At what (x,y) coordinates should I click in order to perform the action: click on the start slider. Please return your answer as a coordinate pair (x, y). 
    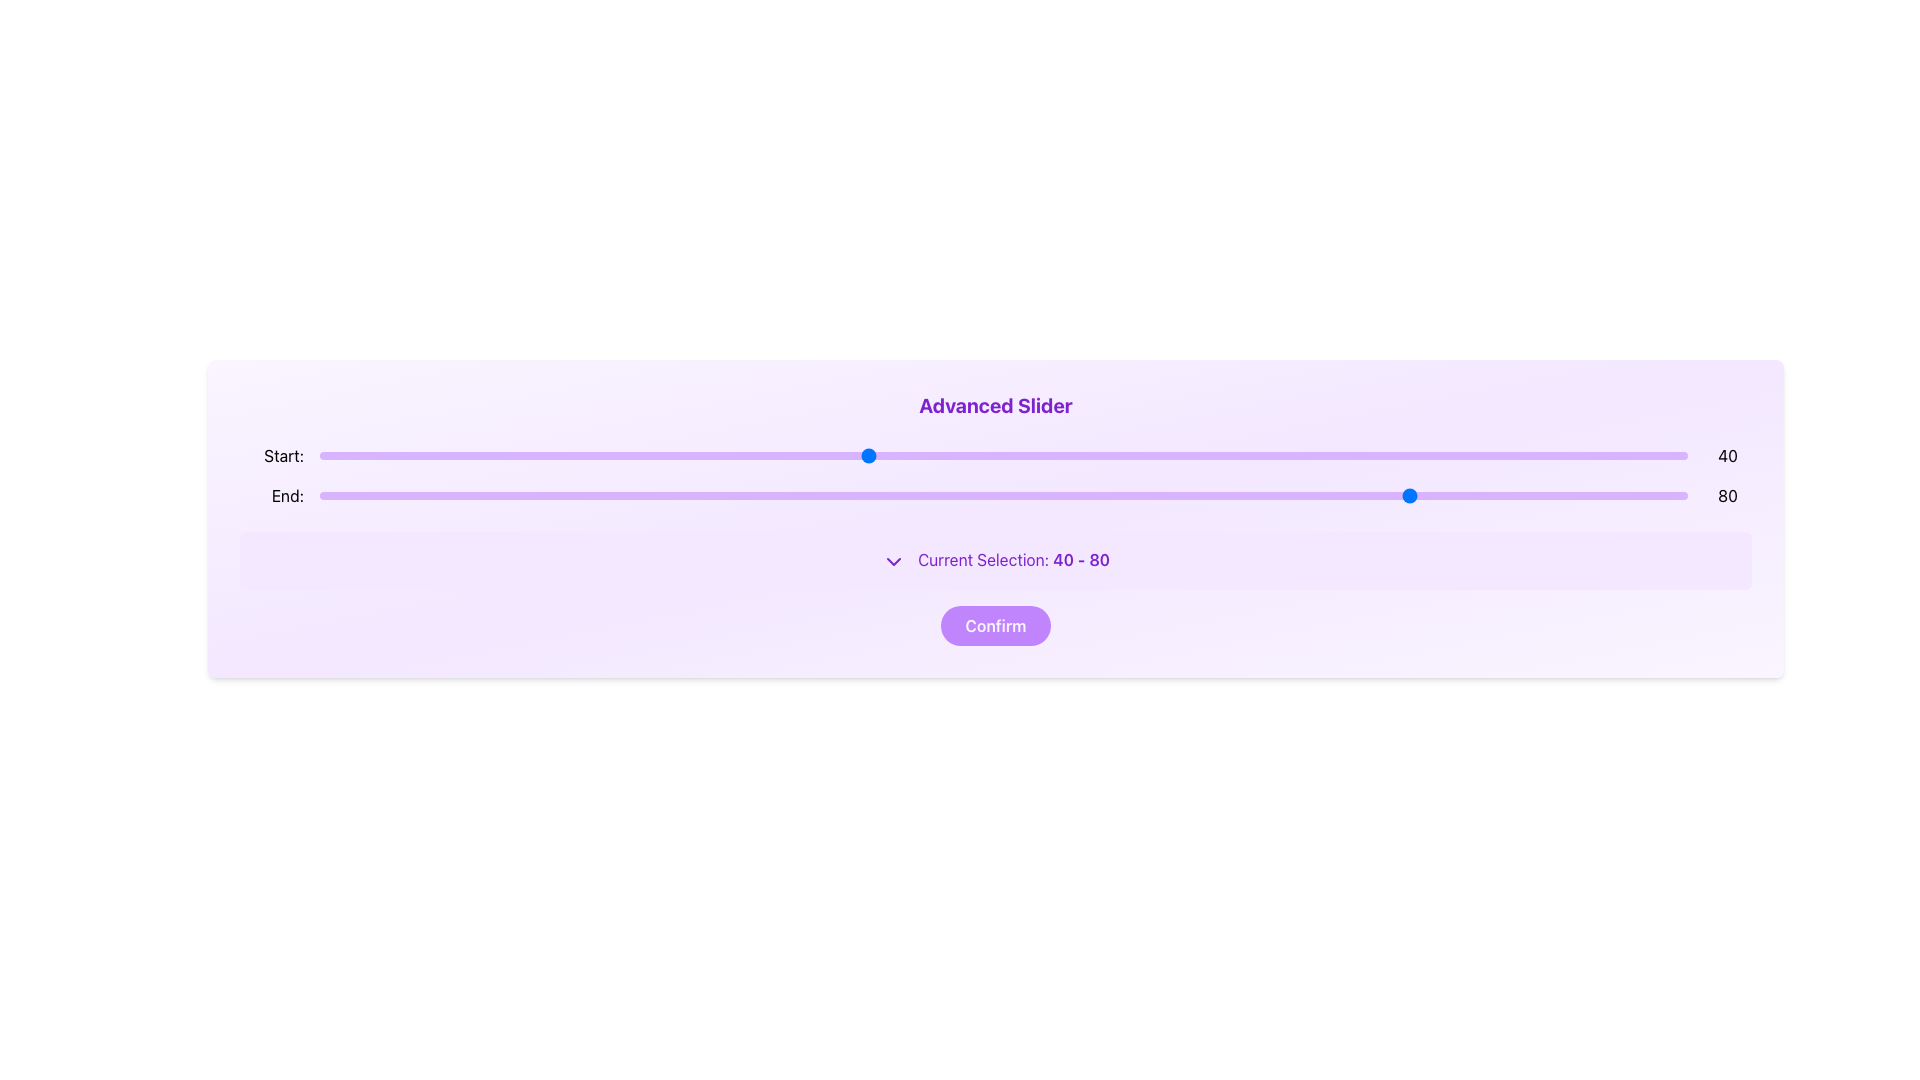
    Looking at the image, I should click on (1291, 455).